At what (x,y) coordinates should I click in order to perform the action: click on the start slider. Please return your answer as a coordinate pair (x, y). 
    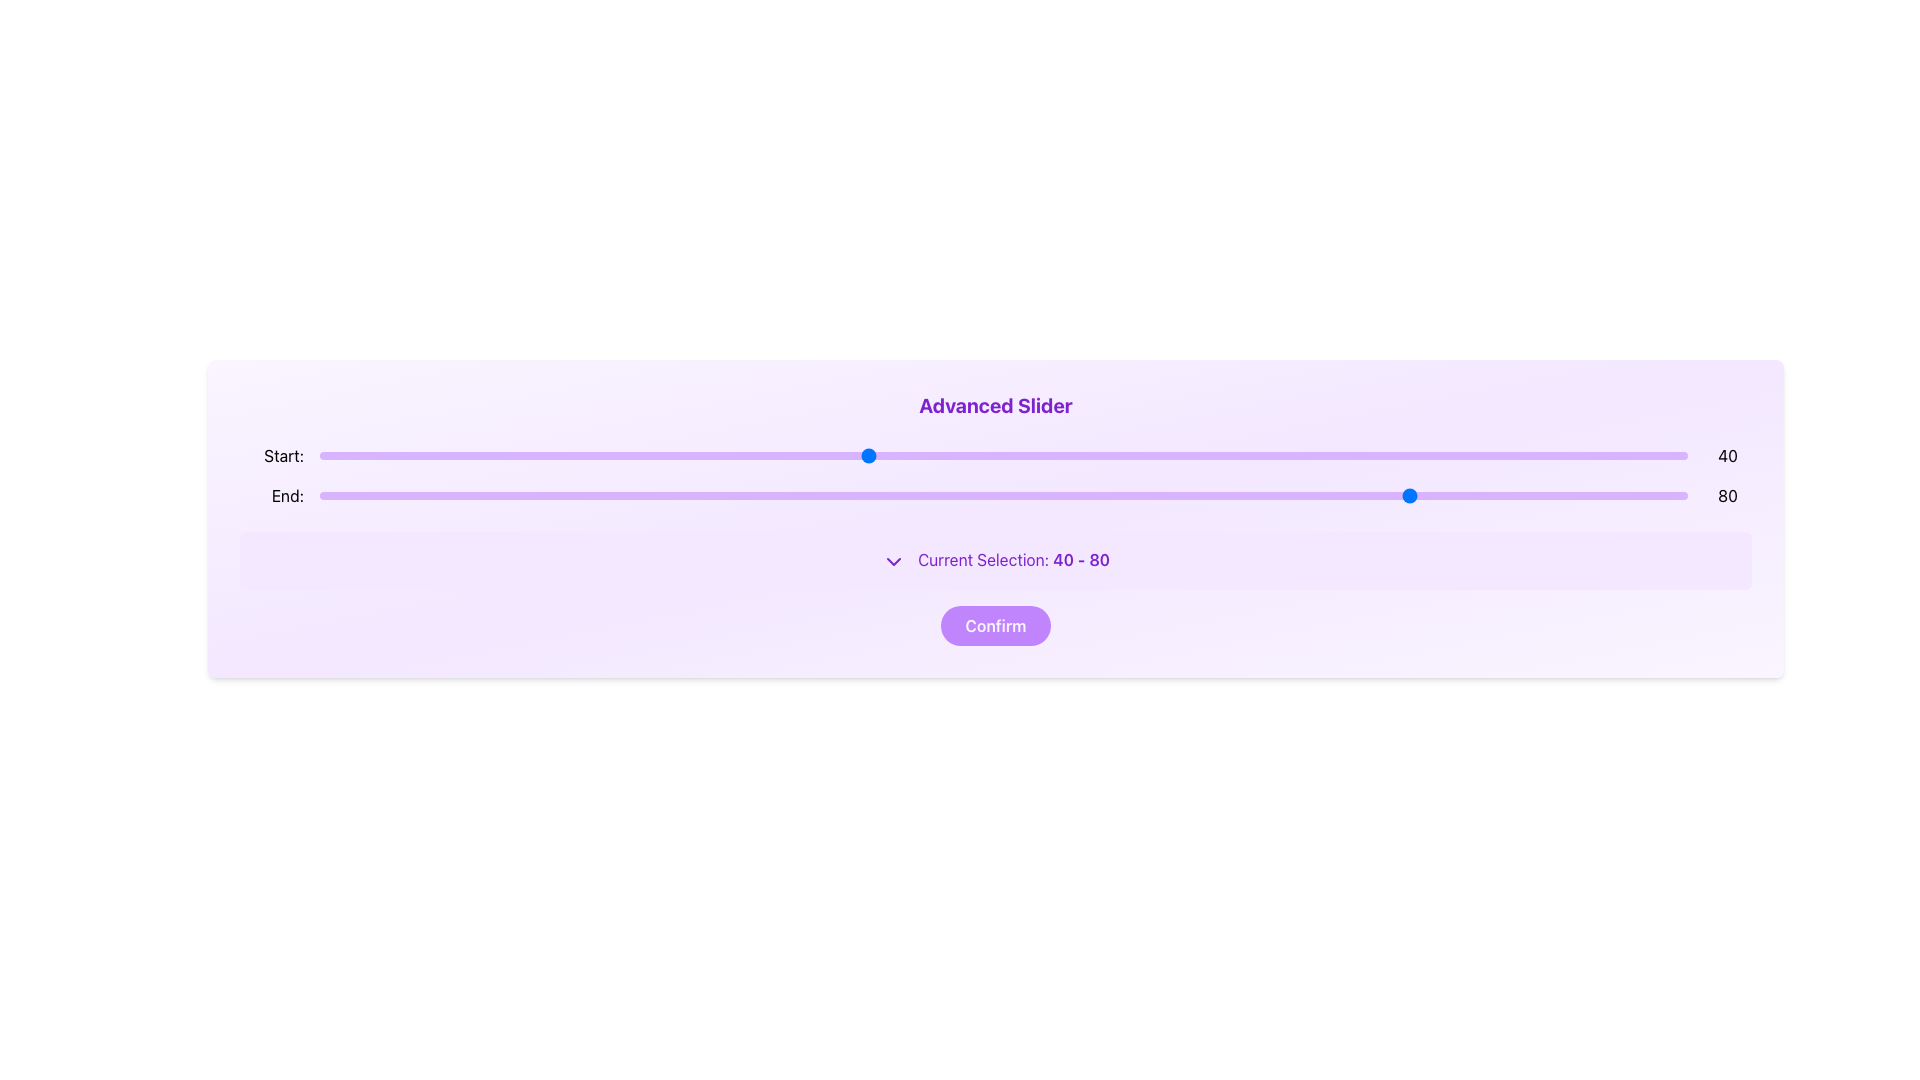
    Looking at the image, I should click on (1291, 455).